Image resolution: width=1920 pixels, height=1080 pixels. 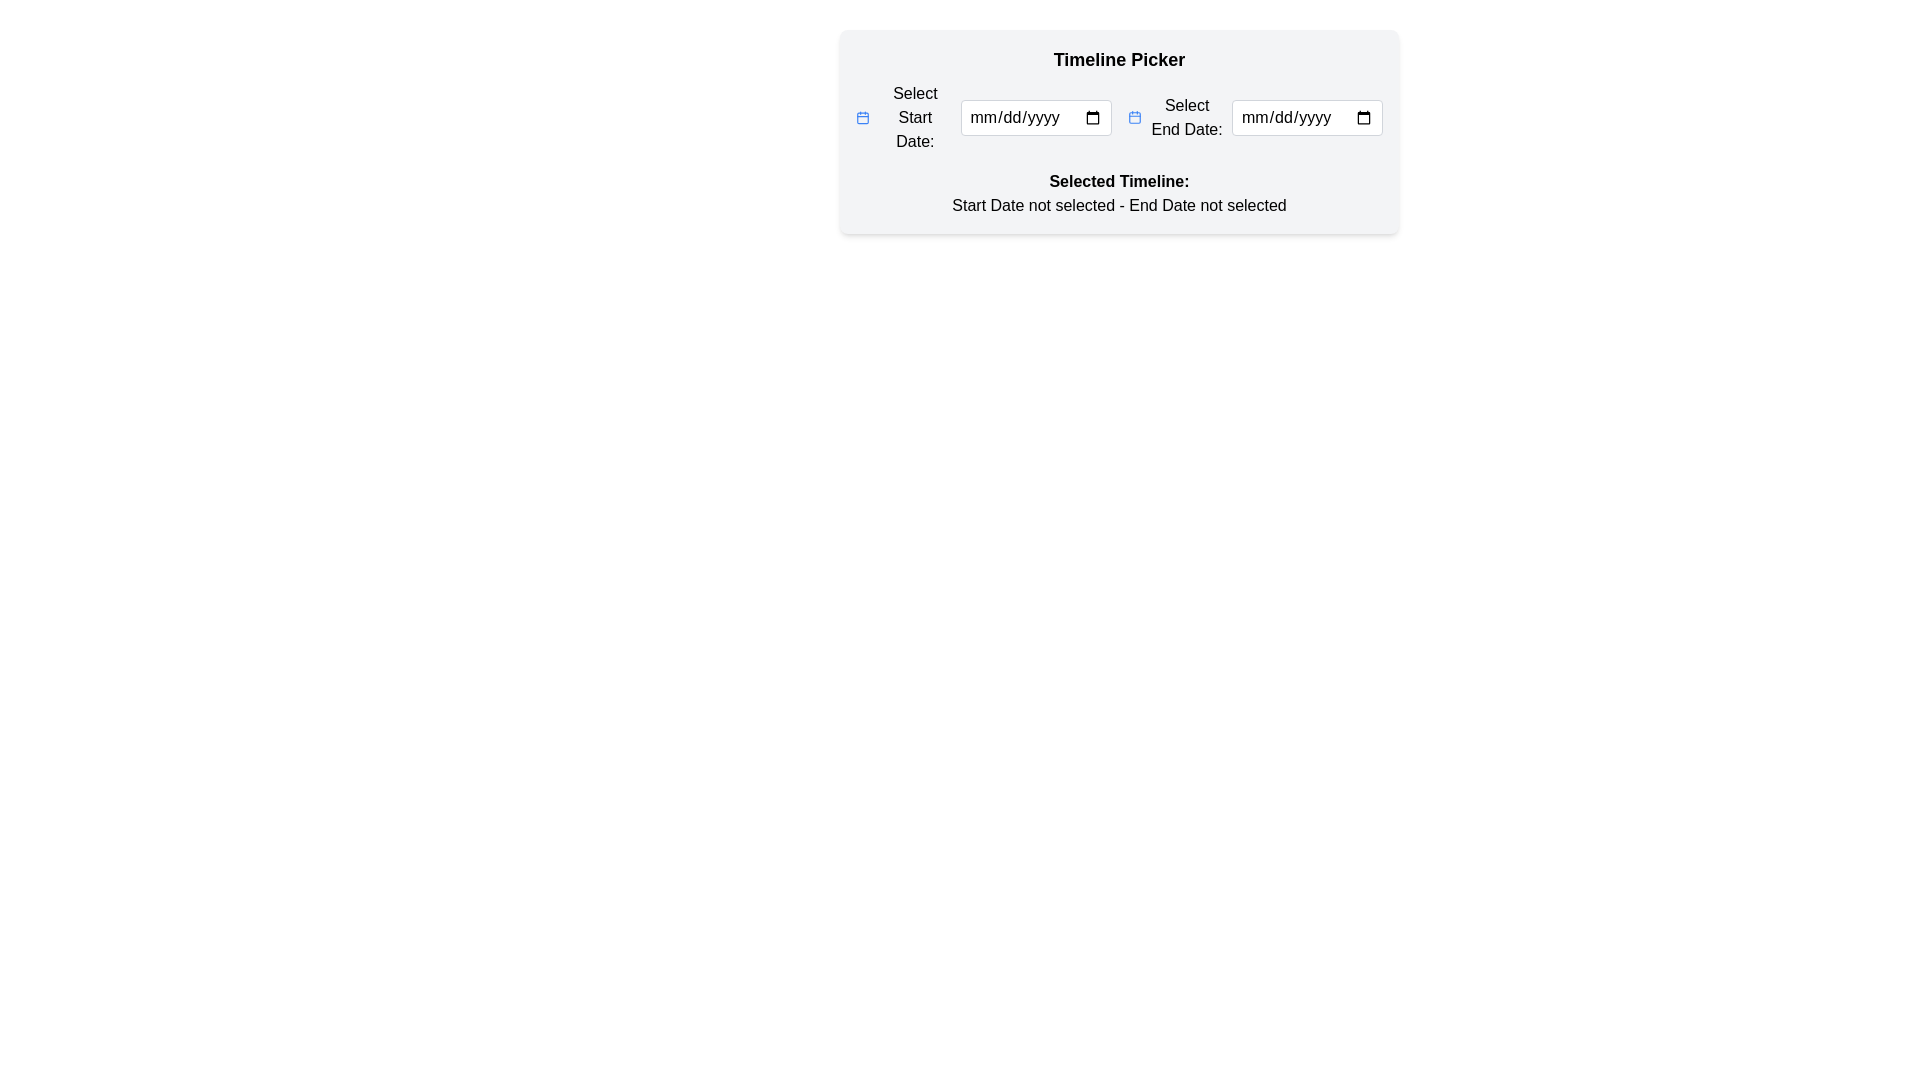 What do you see at coordinates (863, 118) in the screenshot?
I see `the calendar icon component to provide interactive feedback for the 'Start Date' input field in the timeline picker` at bounding box center [863, 118].